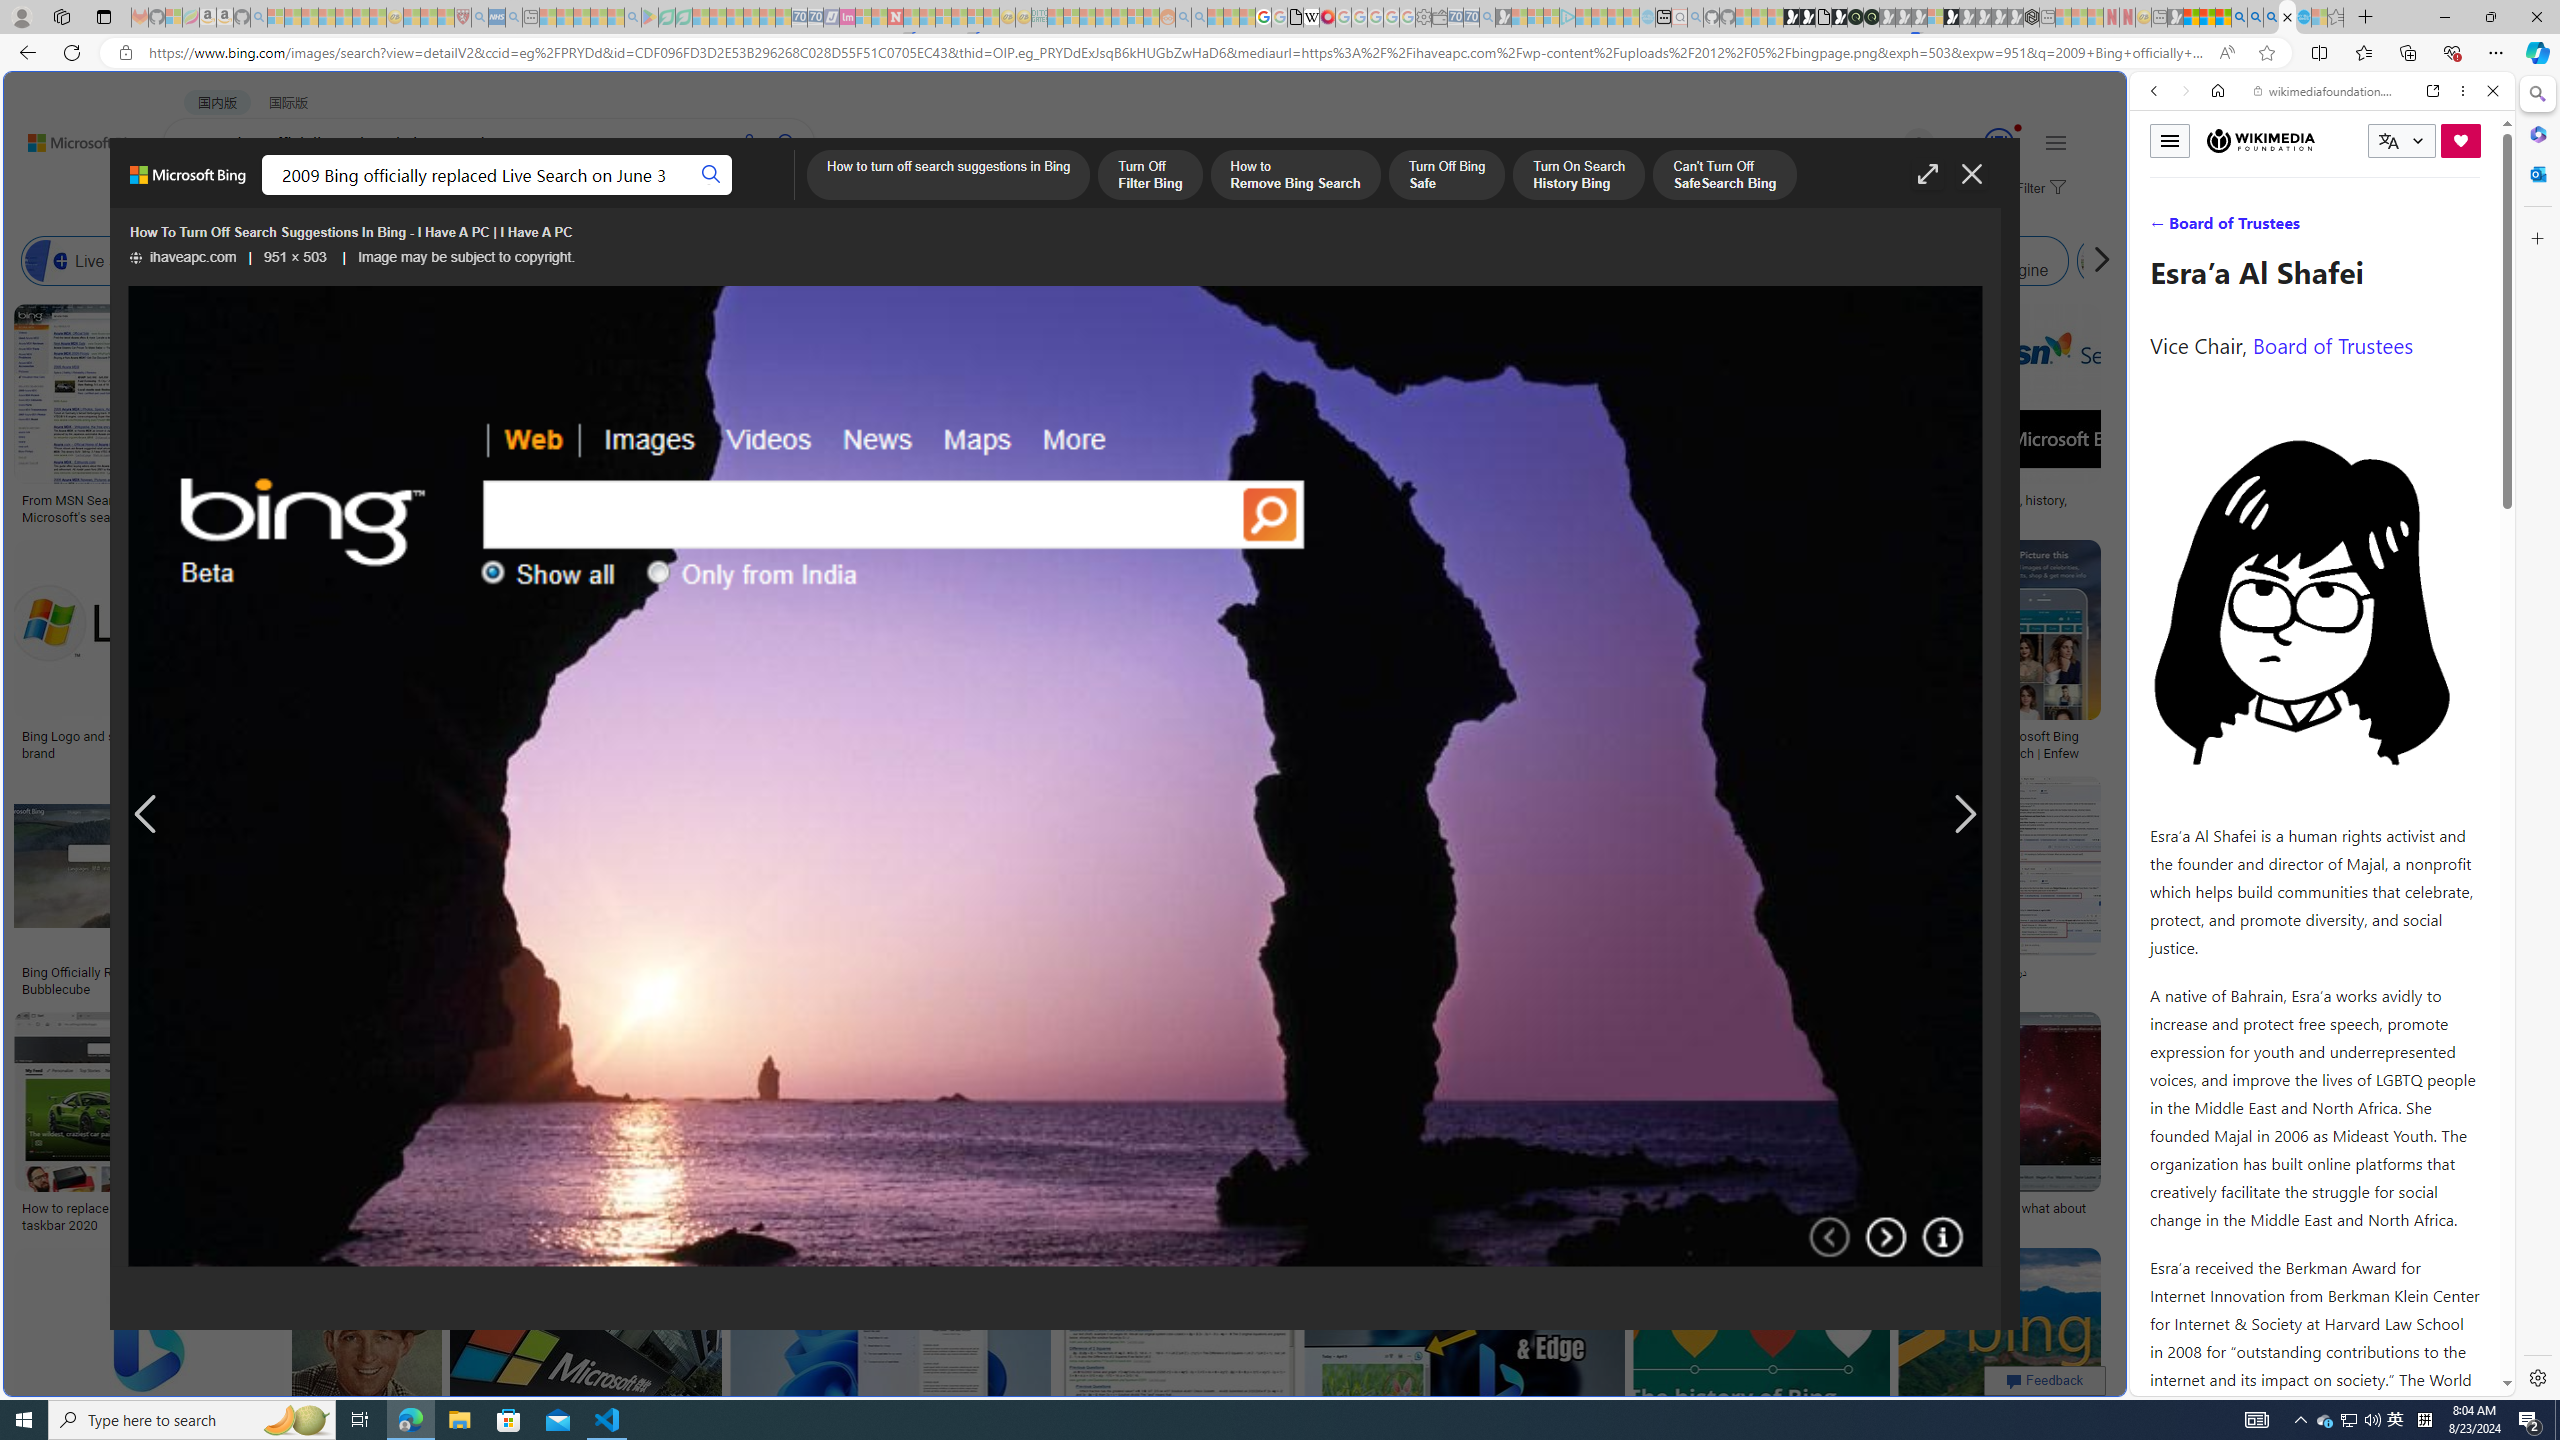 The width and height of the screenshot is (2560, 1440). What do you see at coordinates (2535, 237) in the screenshot?
I see `'Close Customize pane'` at bounding box center [2535, 237].